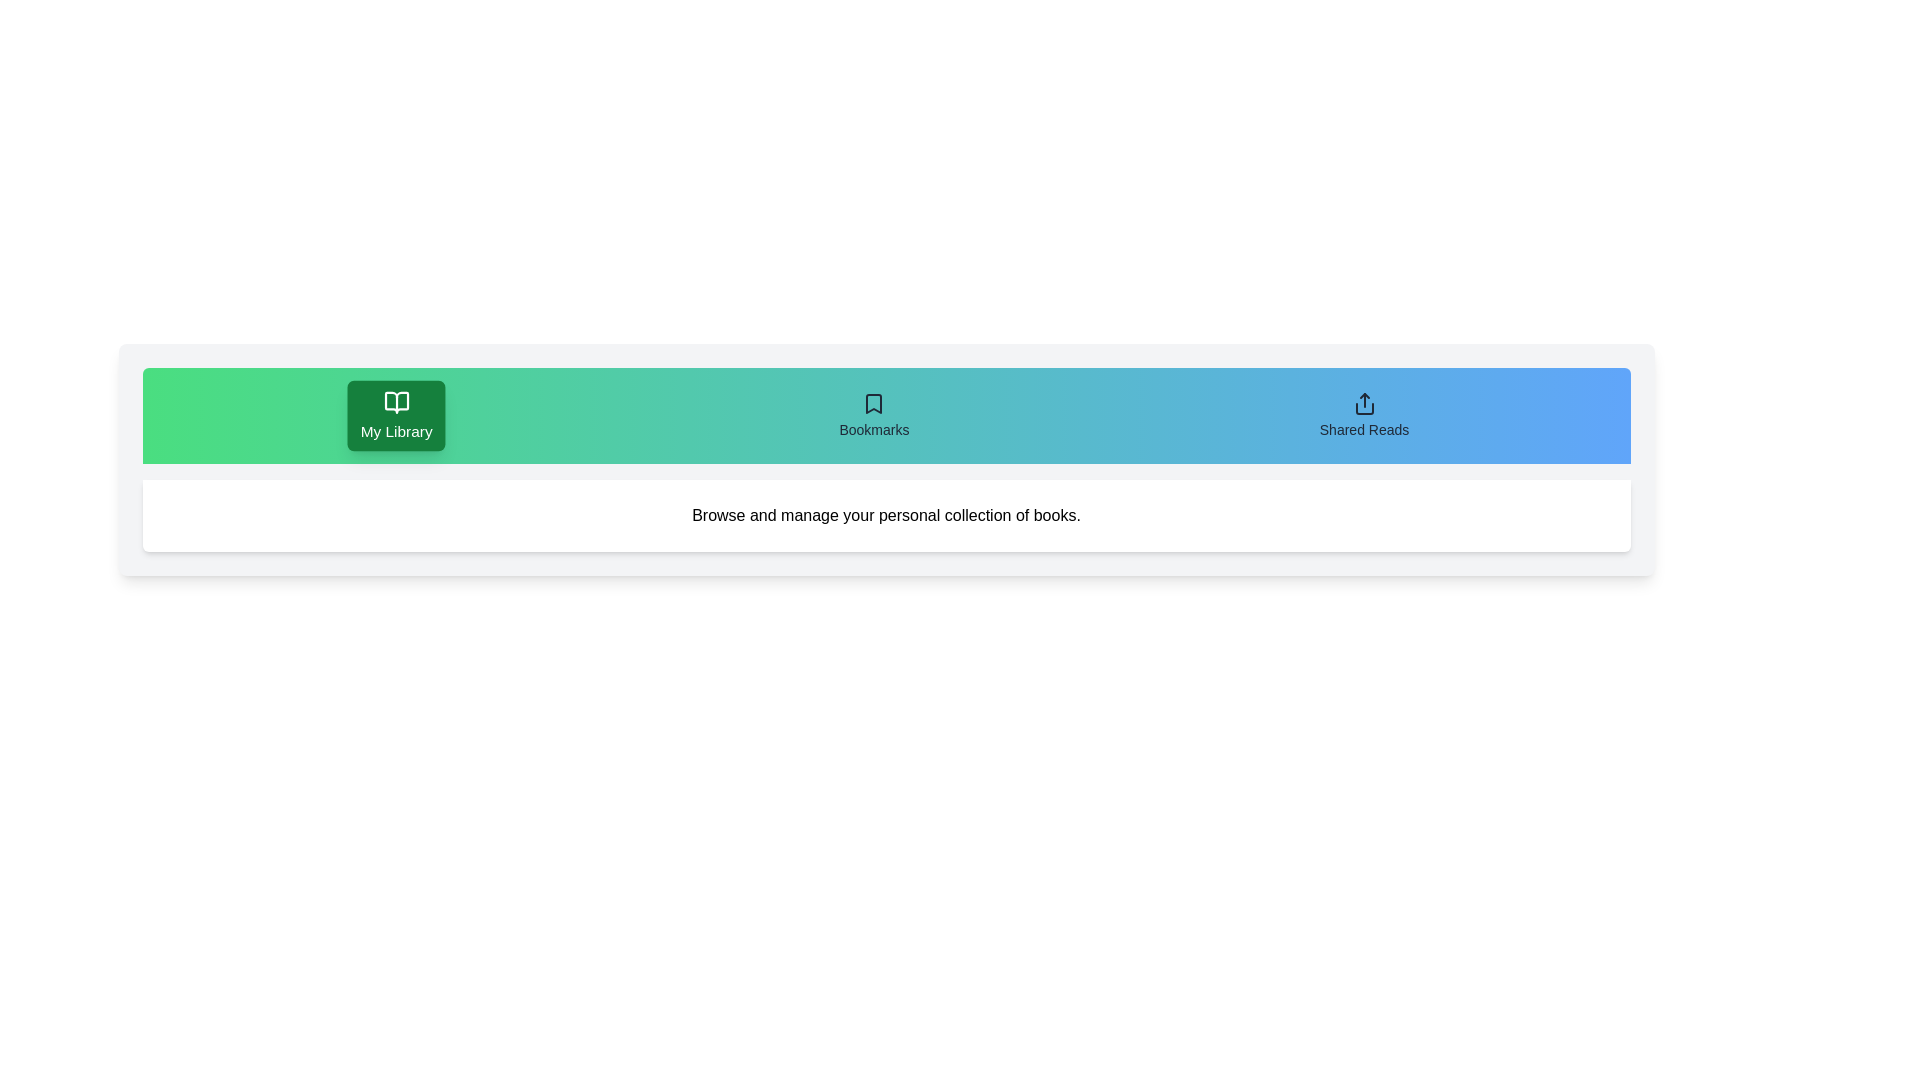  What do you see at coordinates (1363, 415) in the screenshot?
I see `the tab labeled Shared Reads` at bounding box center [1363, 415].